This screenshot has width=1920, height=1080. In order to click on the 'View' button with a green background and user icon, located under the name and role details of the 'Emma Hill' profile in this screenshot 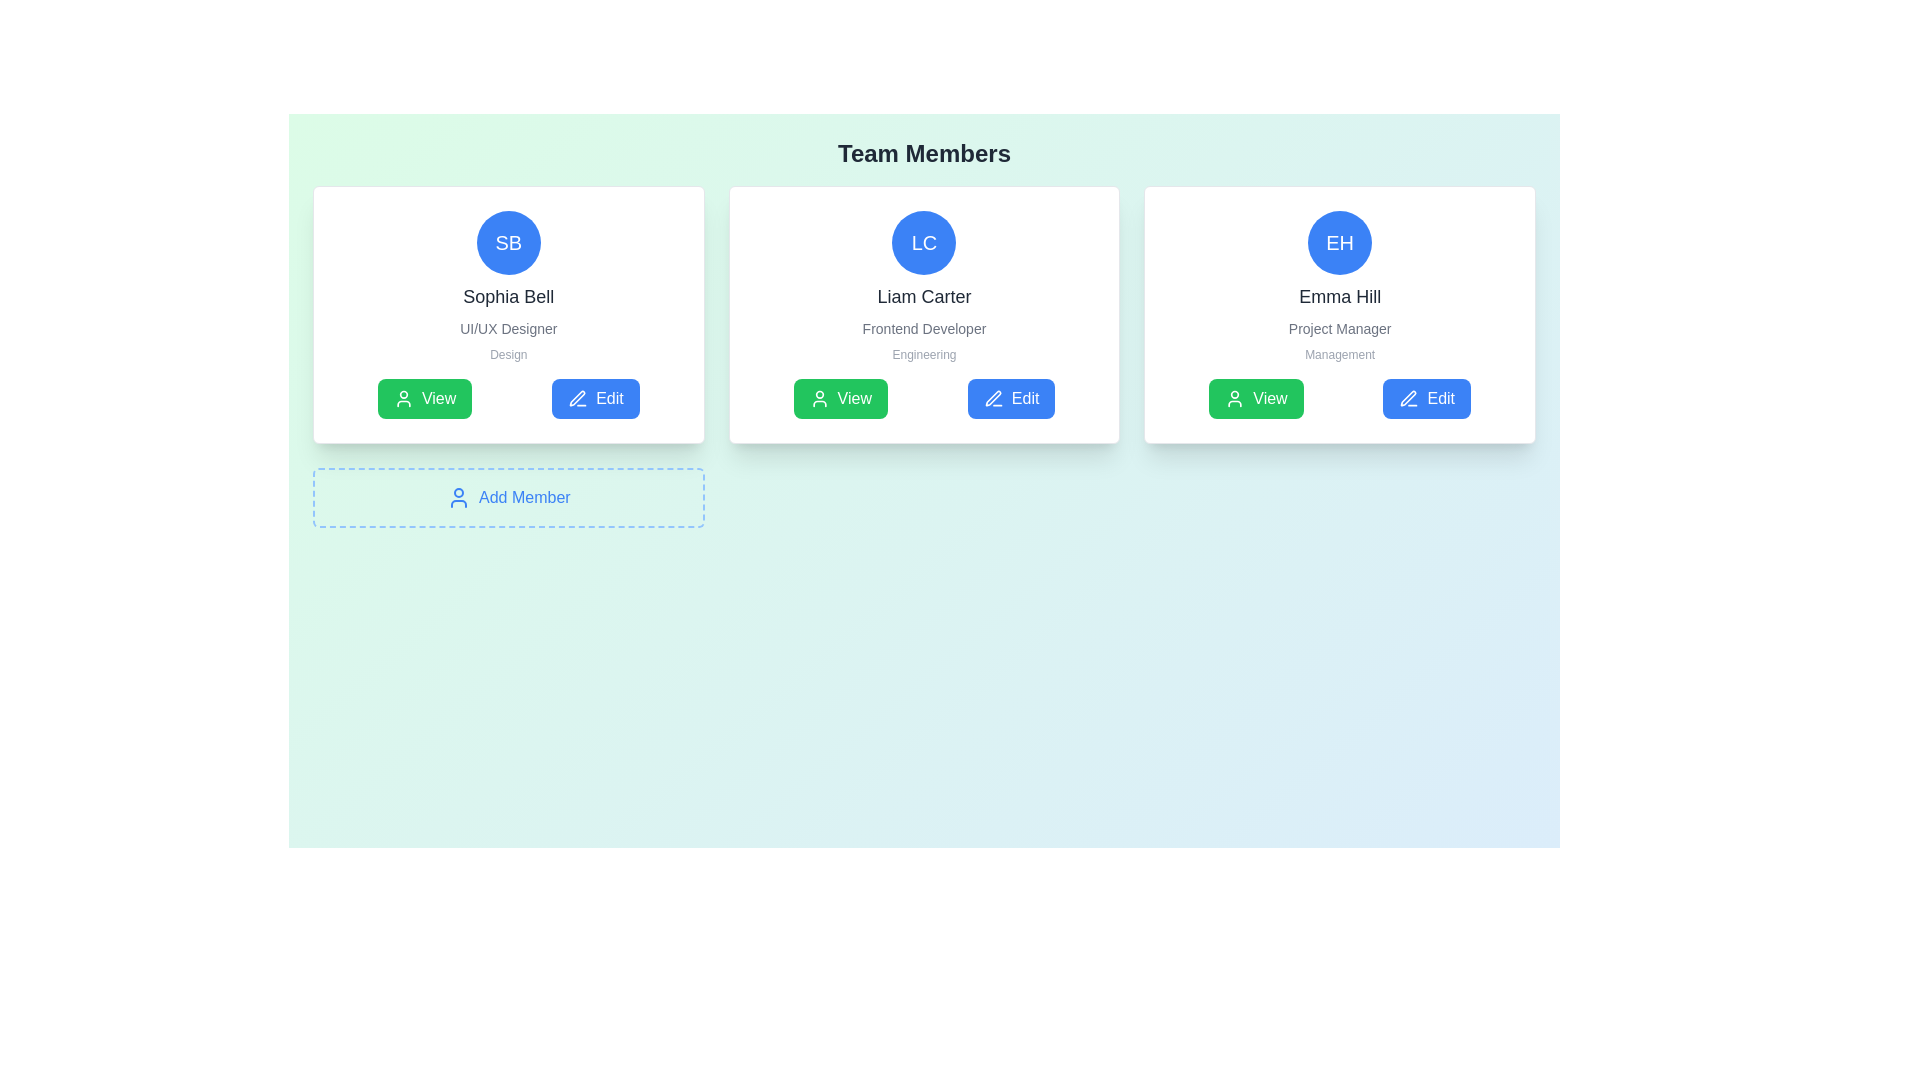, I will do `click(1255, 398)`.